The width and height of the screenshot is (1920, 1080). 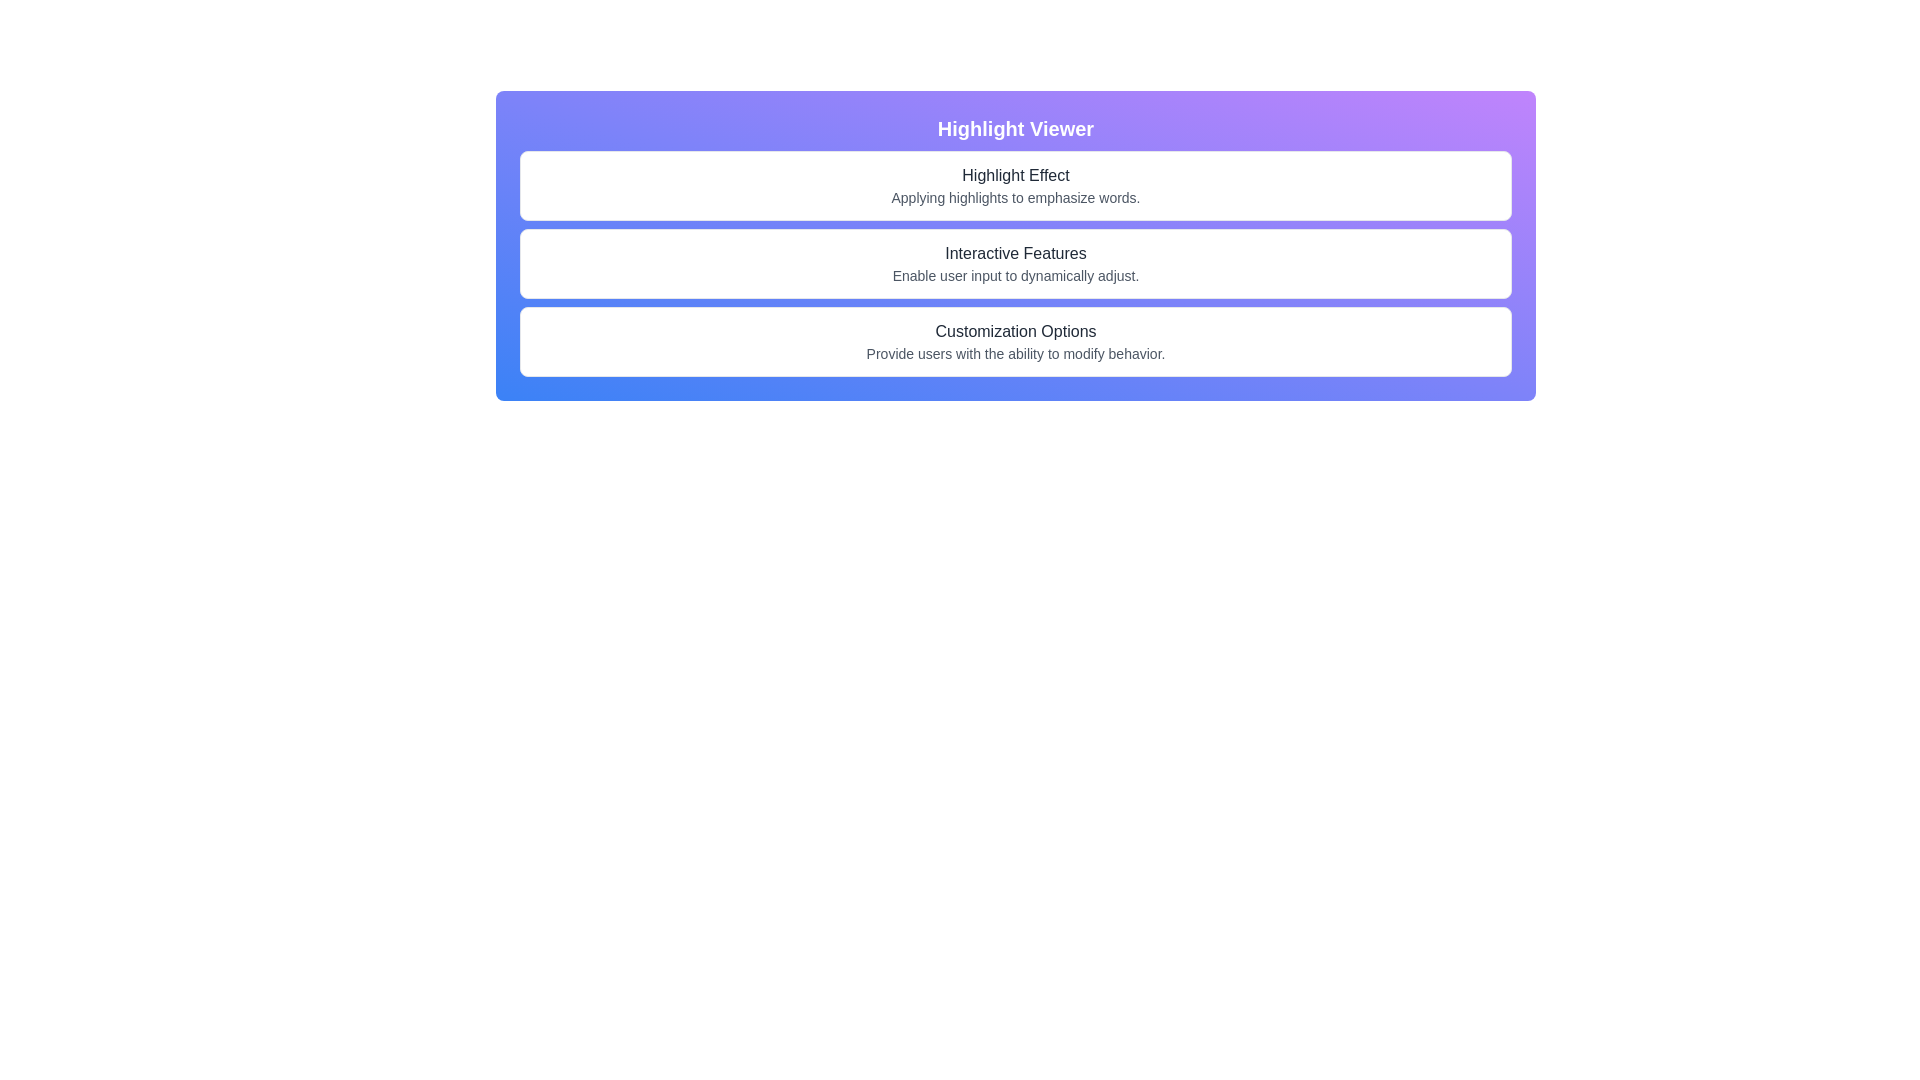 What do you see at coordinates (1028, 252) in the screenshot?
I see `the letter 'F' in the text 'Interactive Features', which is the thirteenth character in the label describing a feature` at bounding box center [1028, 252].